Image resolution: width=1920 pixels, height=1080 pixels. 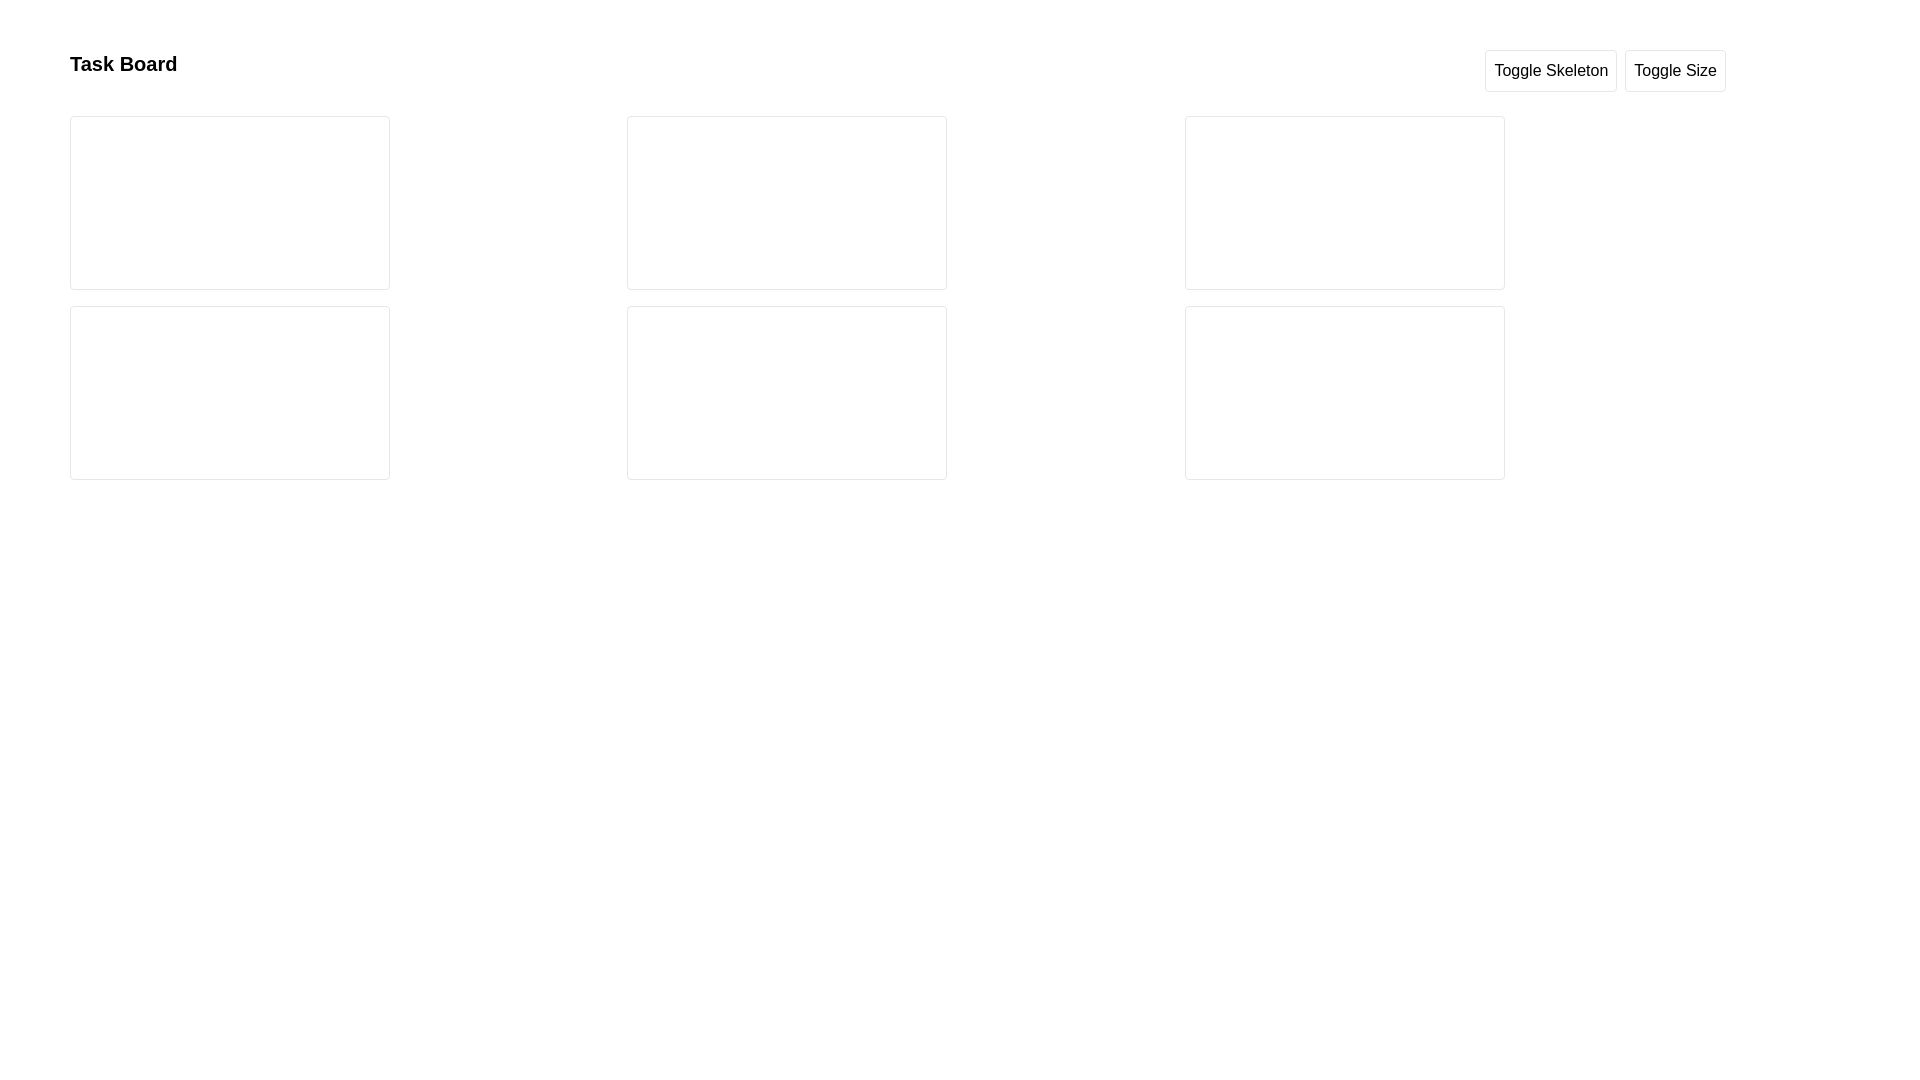 What do you see at coordinates (1315, 419) in the screenshot?
I see `the second skeleton loader component, which serves as a placeholder for dynamically loaded content, located in the lower-right quadrant of the layout` at bounding box center [1315, 419].